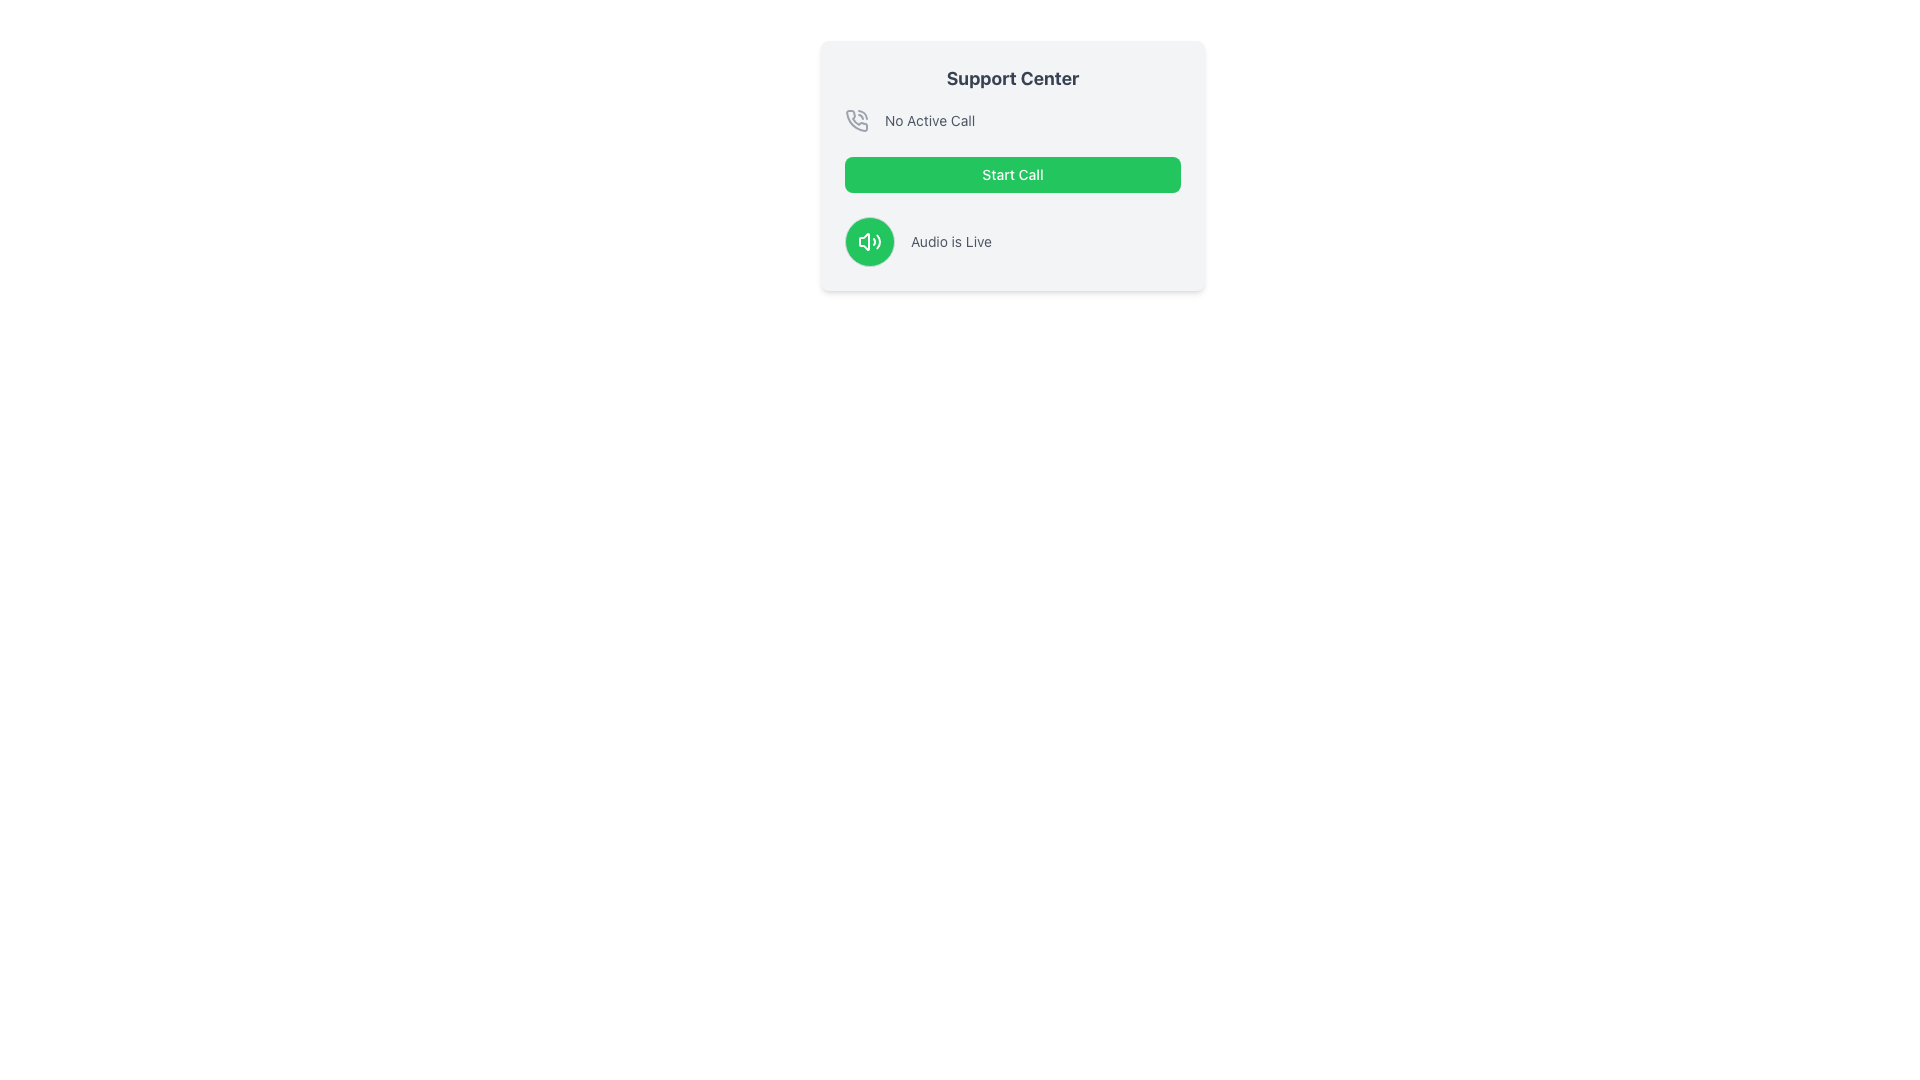 Image resolution: width=1920 pixels, height=1080 pixels. What do you see at coordinates (1012, 173) in the screenshot?
I see `the 'Start Call' button, which is a green rectangular button with rounded corners containing white text` at bounding box center [1012, 173].